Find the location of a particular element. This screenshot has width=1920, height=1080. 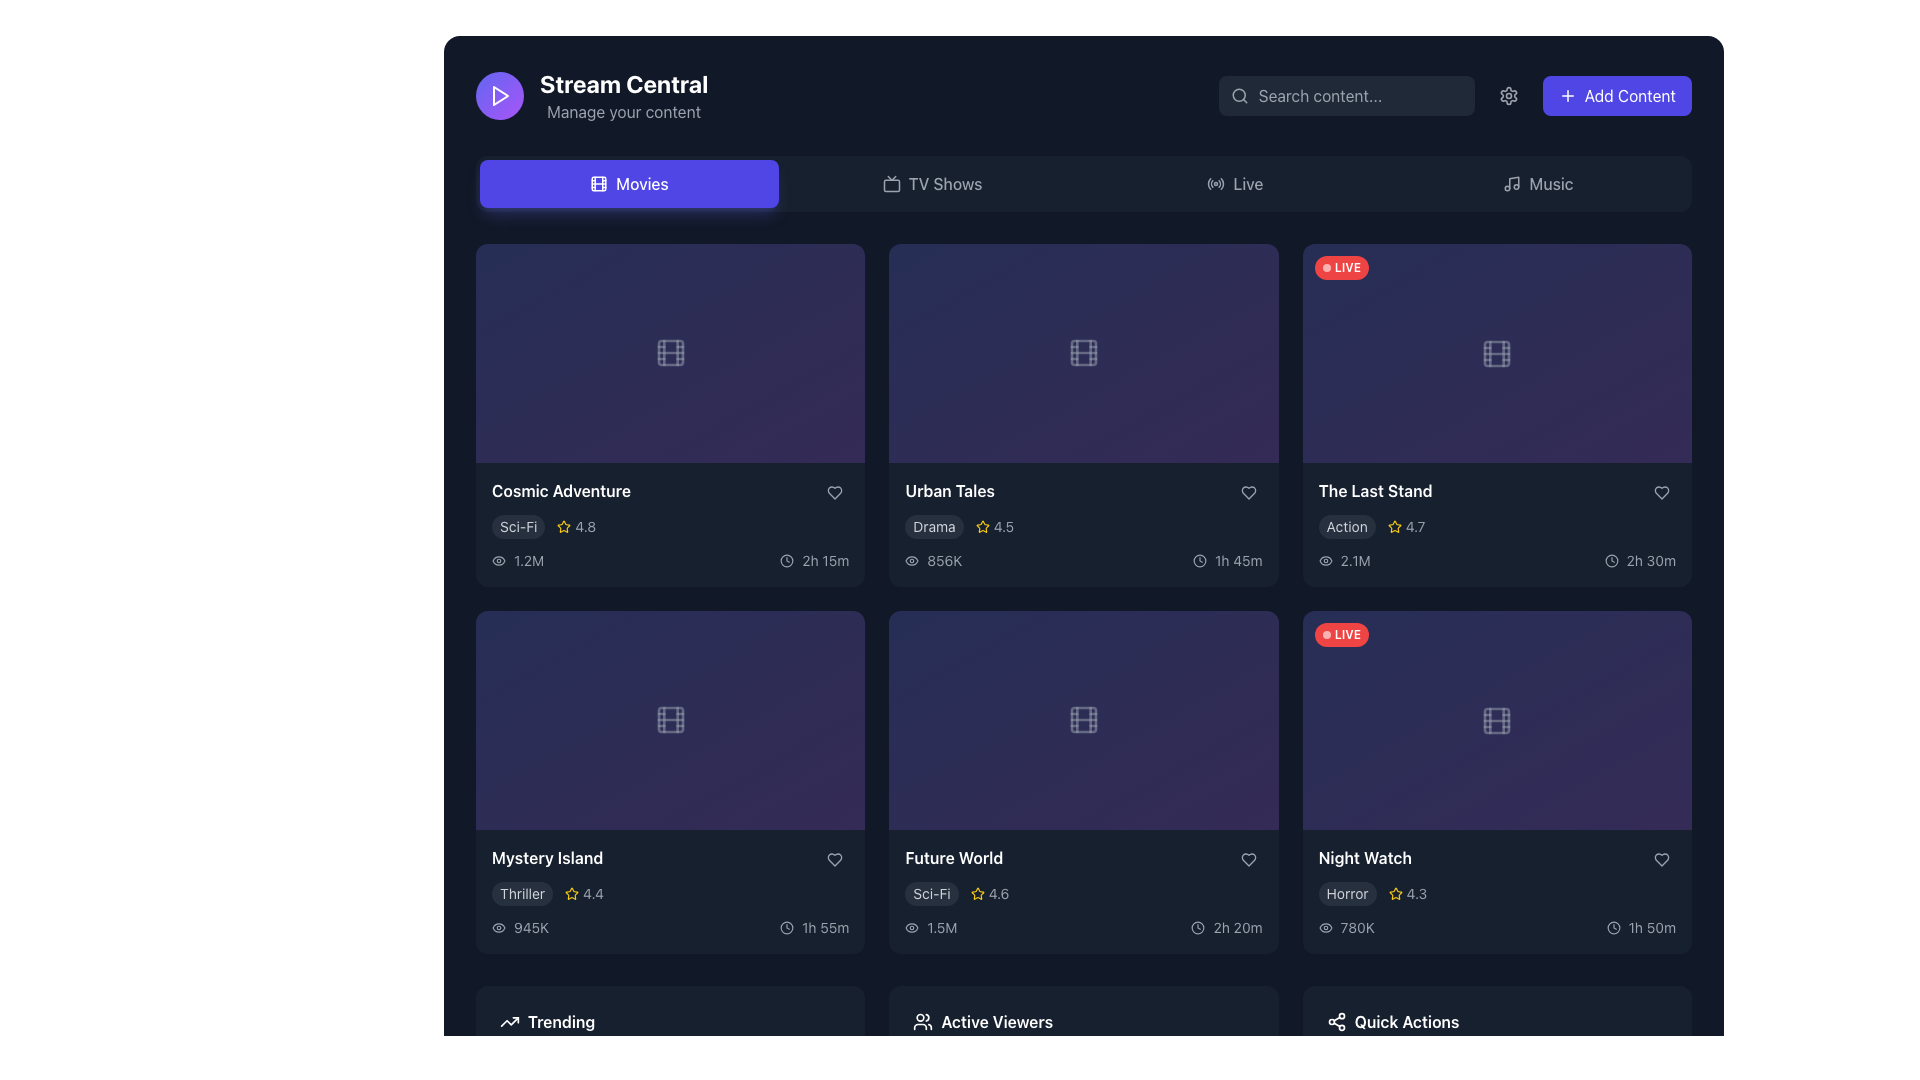

the heart icon in the second movie card titled 'Urban Tales' to mark the movie as a favorite is located at coordinates (1247, 493).